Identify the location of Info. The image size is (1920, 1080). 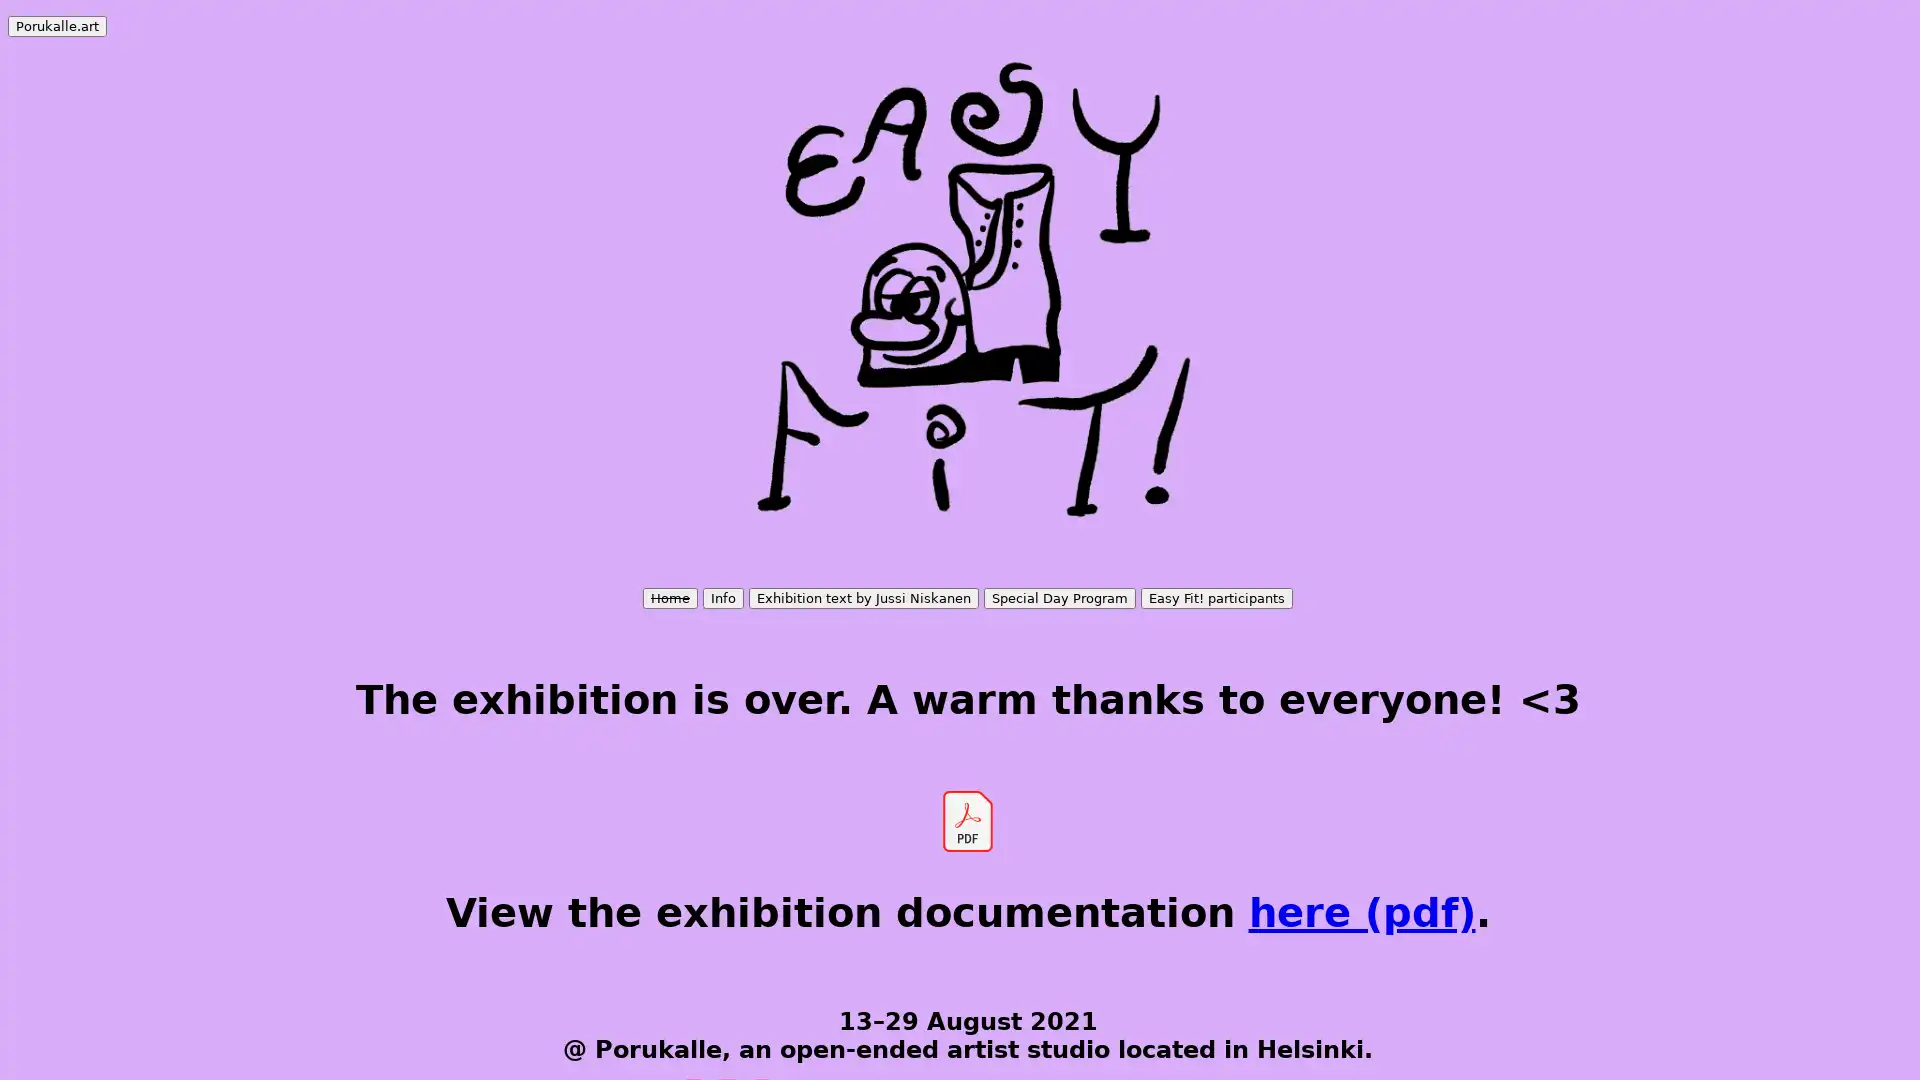
(722, 597).